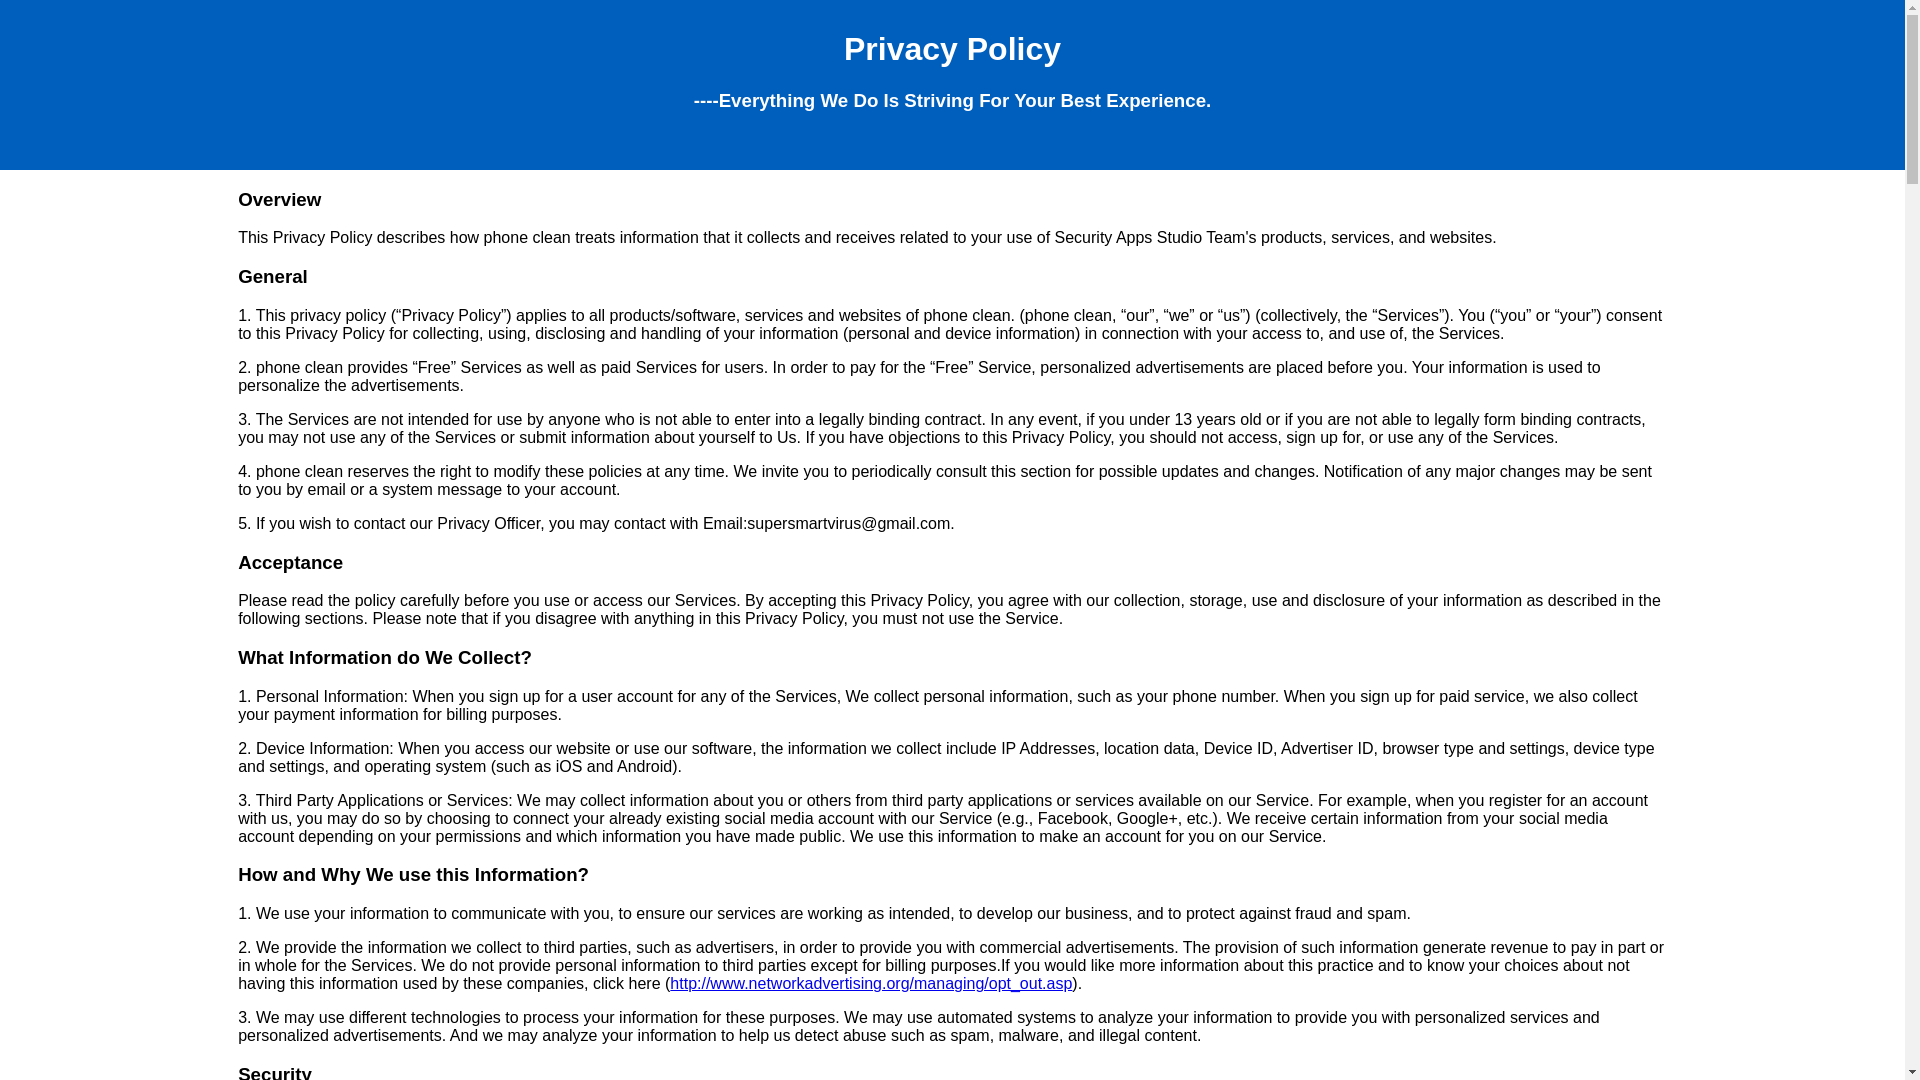  What do you see at coordinates (870, 982) in the screenshot?
I see `'http://www.networkadvertising.org/managing/opt_out.asp'` at bounding box center [870, 982].